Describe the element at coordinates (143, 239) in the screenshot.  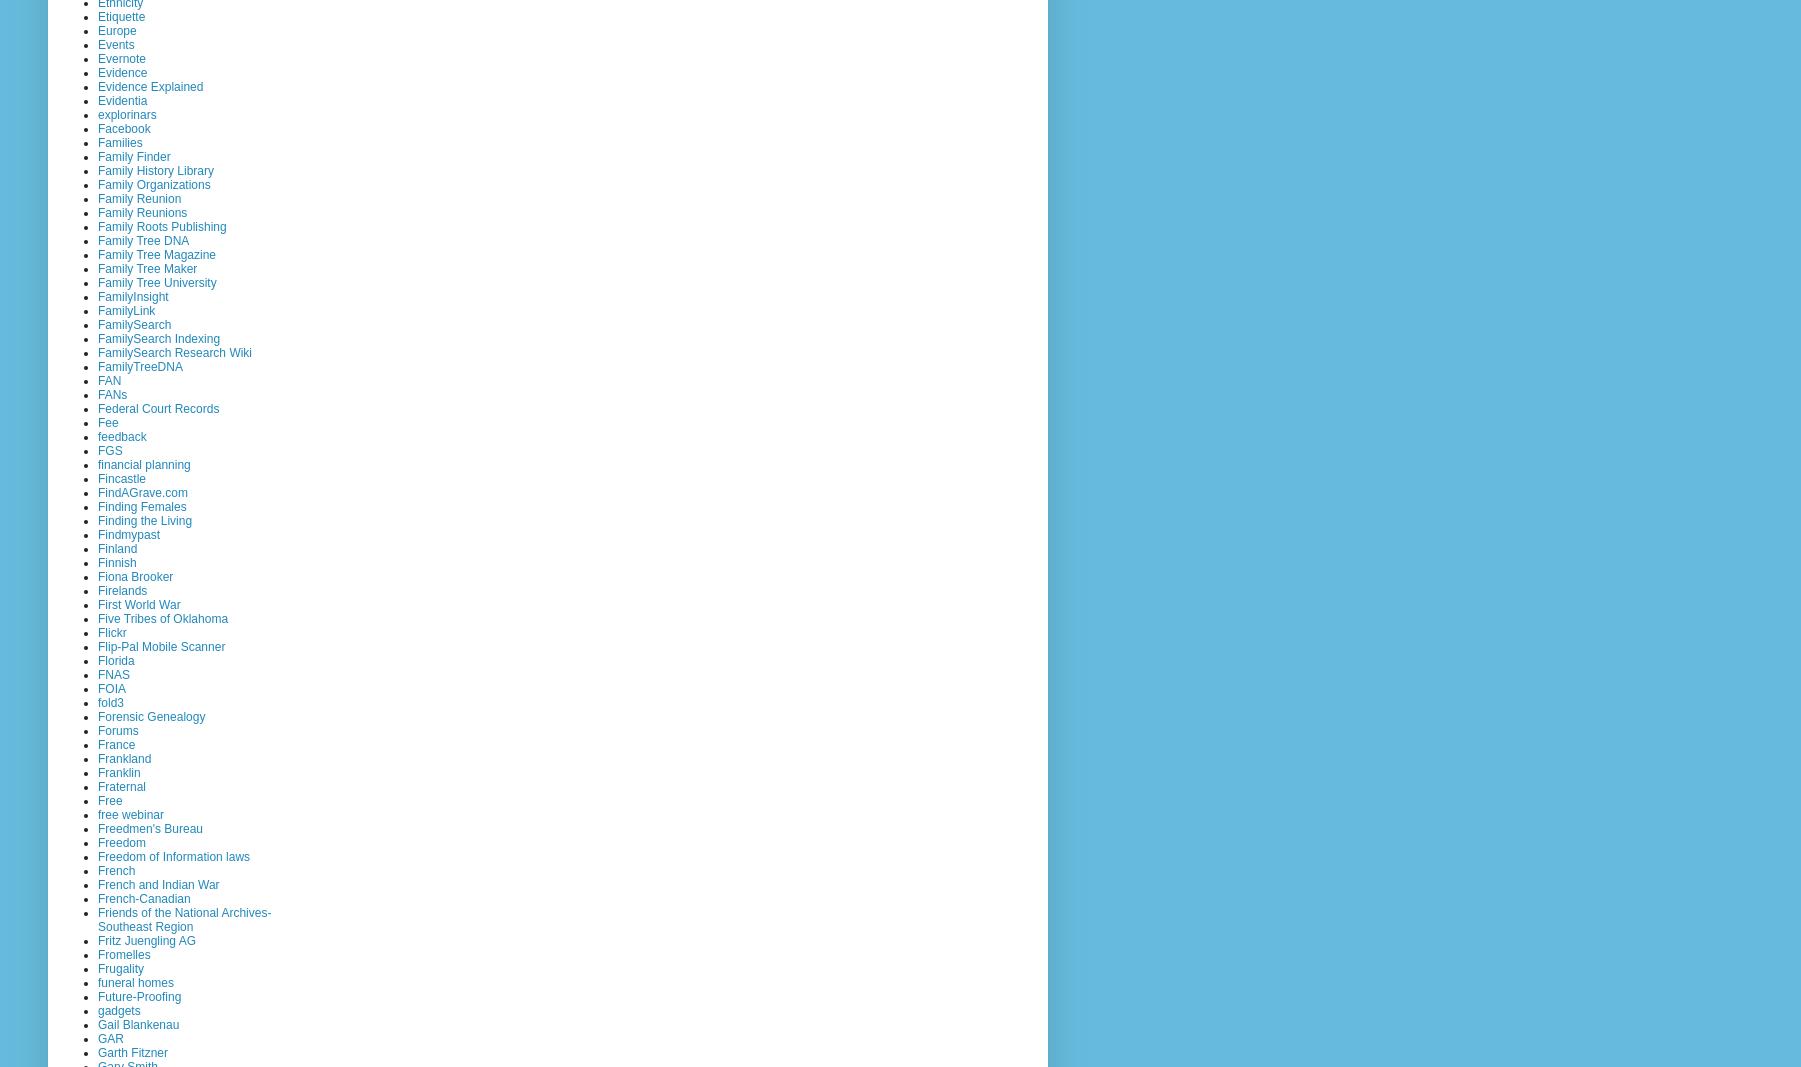
I see `'Family Tree DNA'` at that location.